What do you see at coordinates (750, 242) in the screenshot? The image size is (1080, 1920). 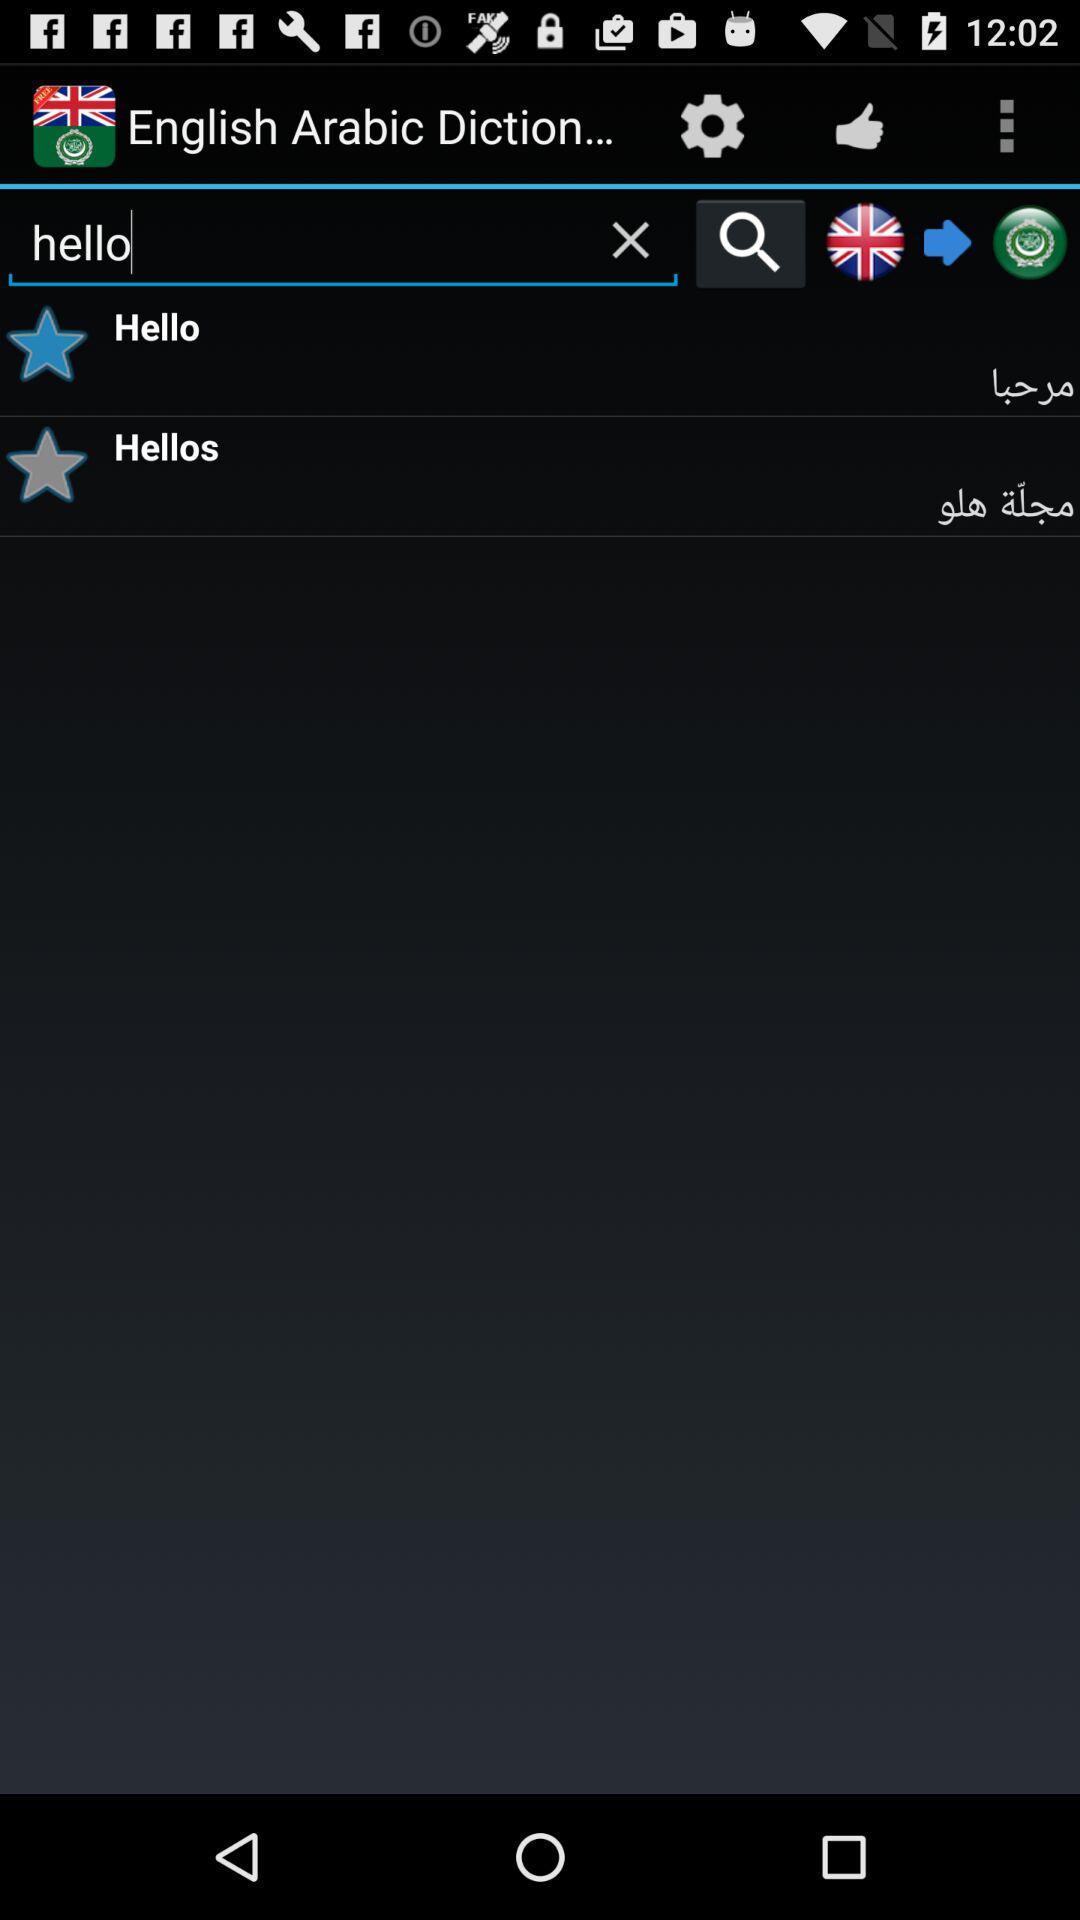 I see `icon above hello icon` at bounding box center [750, 242].